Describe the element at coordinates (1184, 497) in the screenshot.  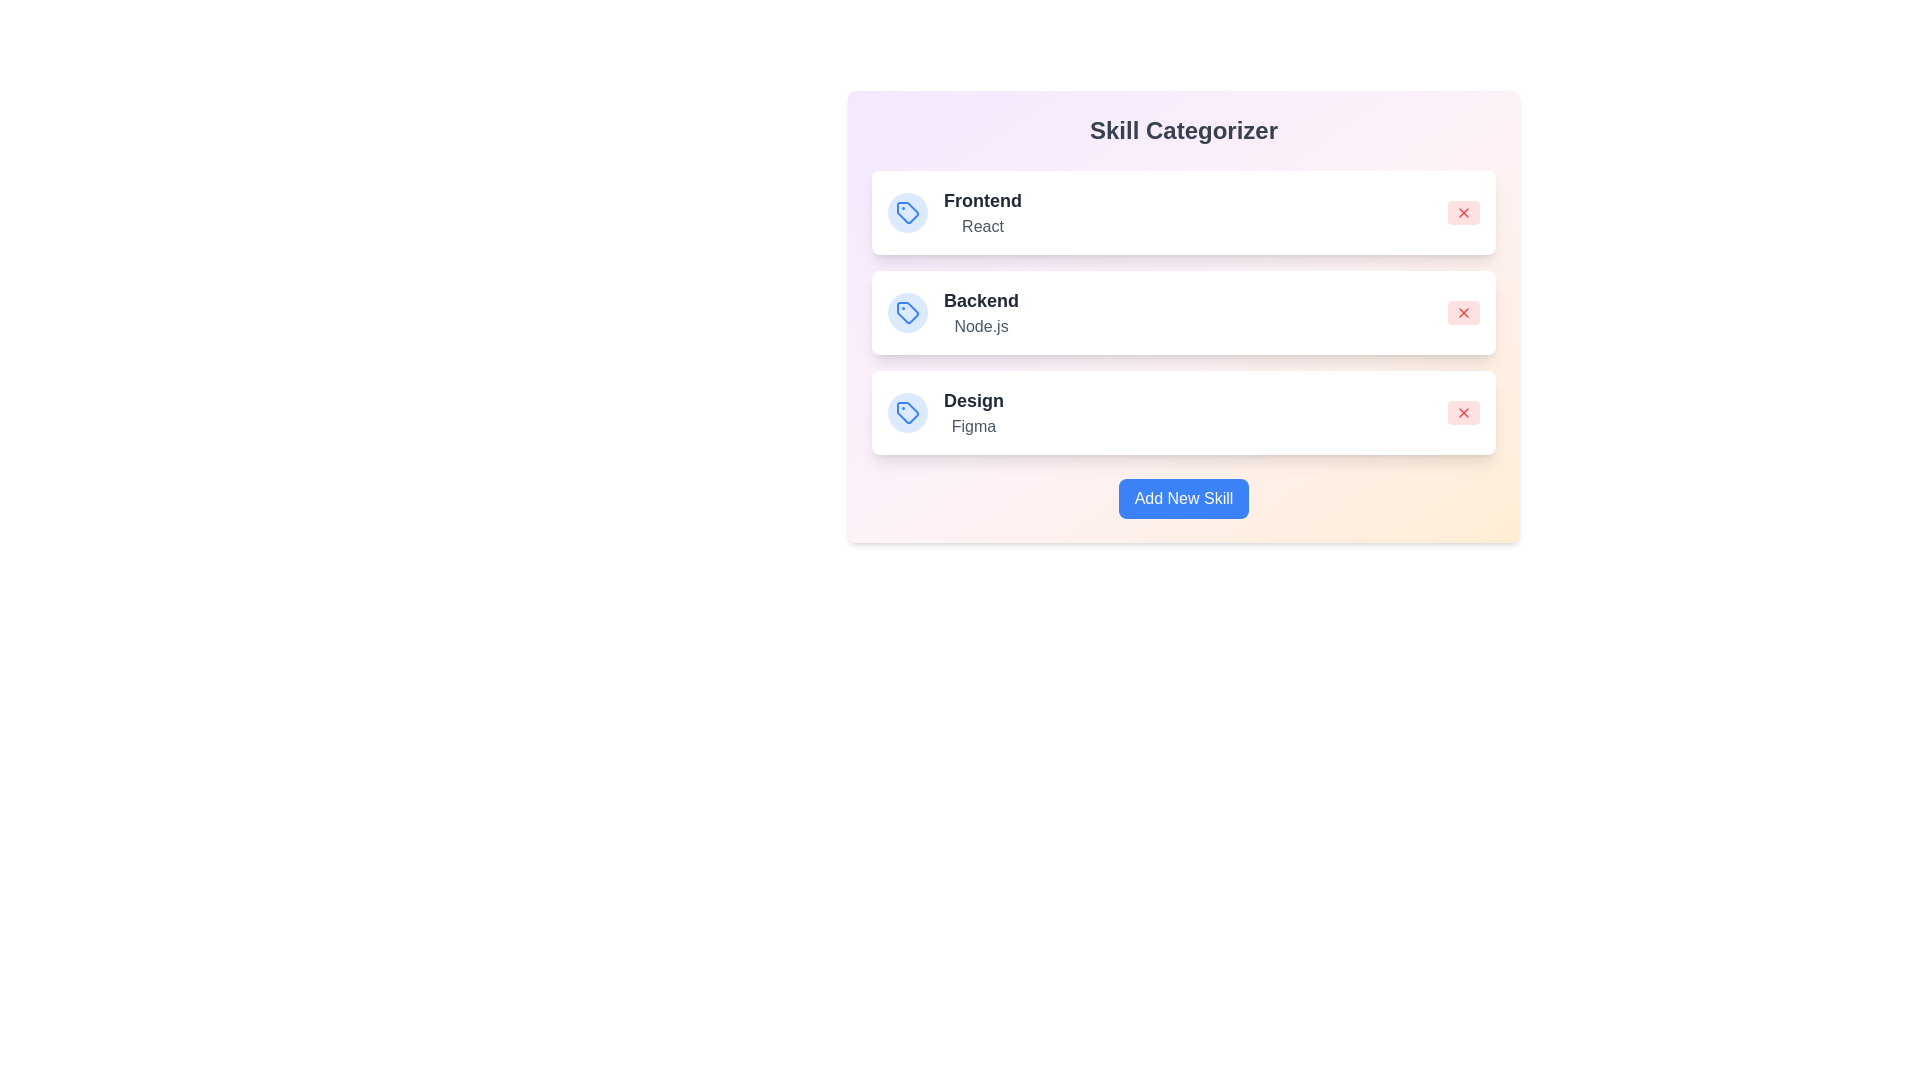
I see `the 'Add New Skill' button` at that location.